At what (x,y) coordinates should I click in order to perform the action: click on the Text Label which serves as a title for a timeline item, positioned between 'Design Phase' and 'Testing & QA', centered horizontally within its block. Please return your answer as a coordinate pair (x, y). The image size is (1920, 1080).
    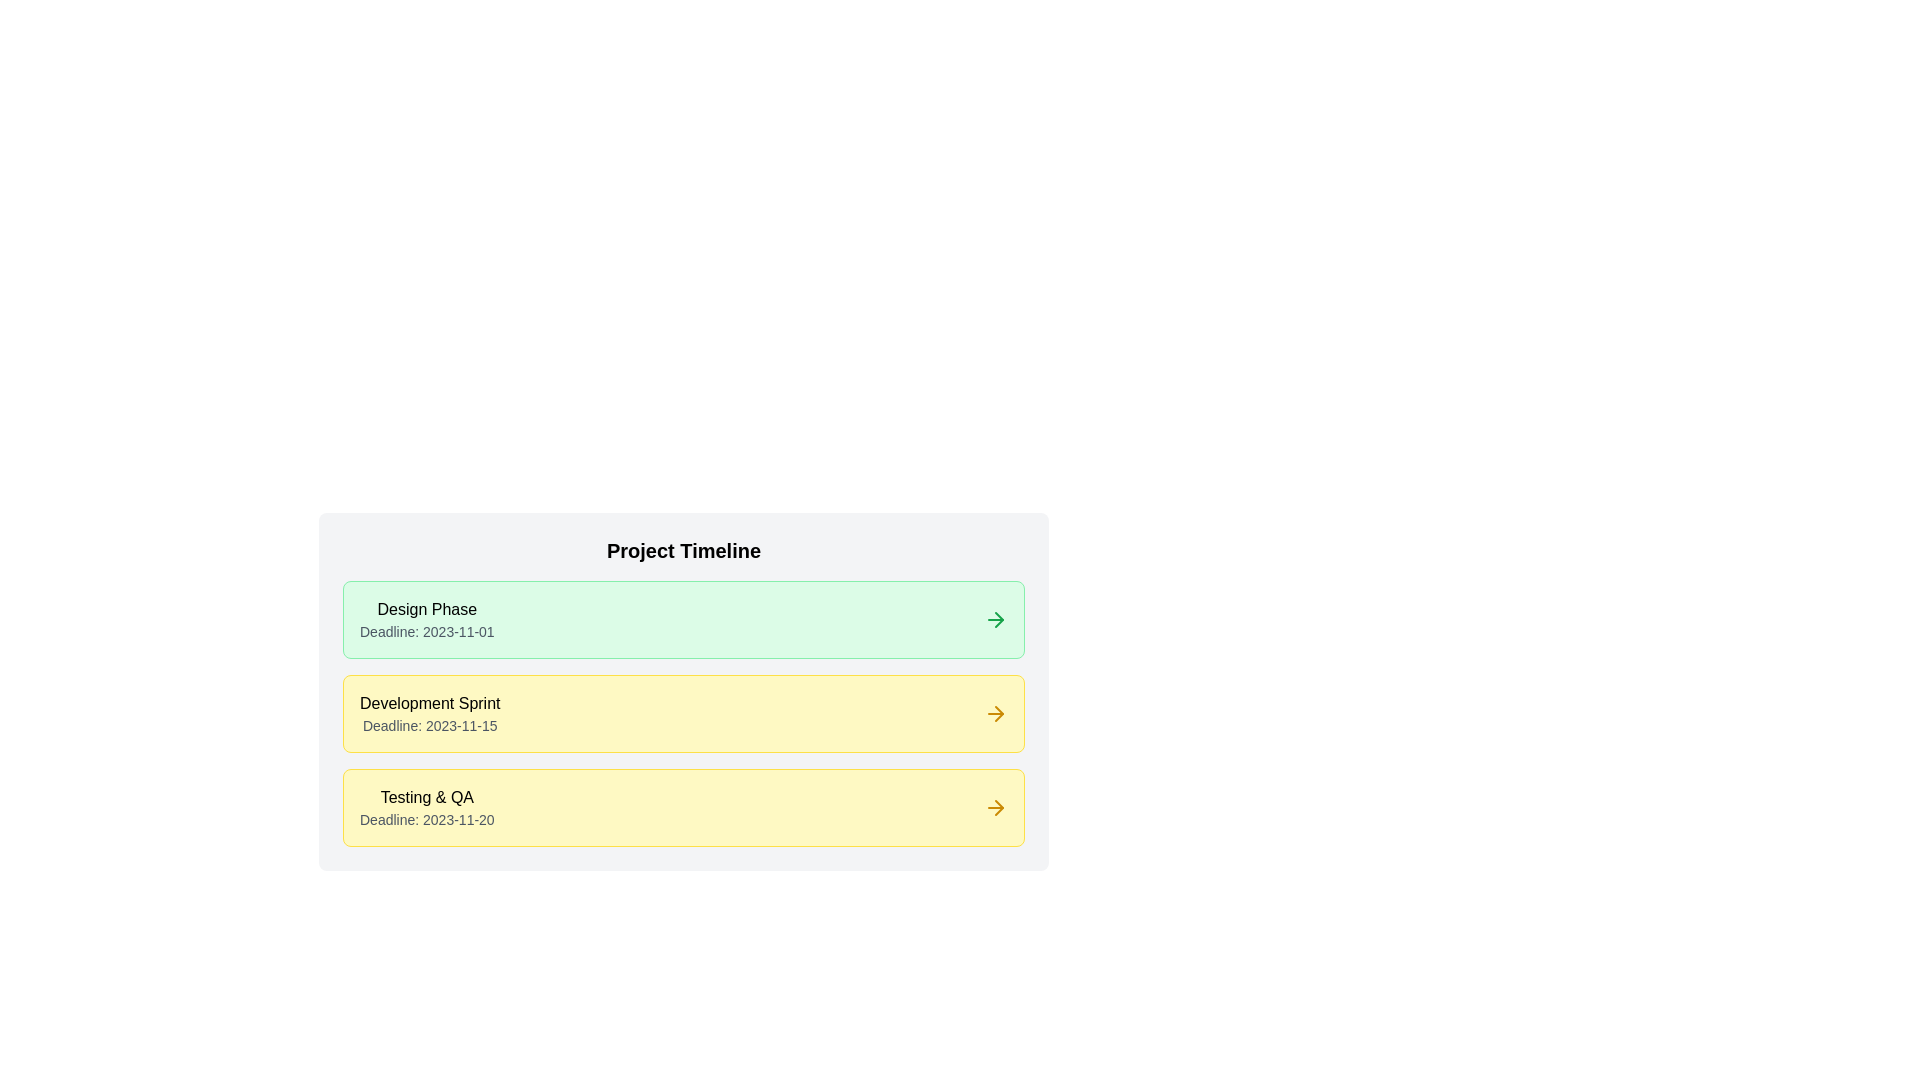
    Looking at the image, I should click on (429, 703).